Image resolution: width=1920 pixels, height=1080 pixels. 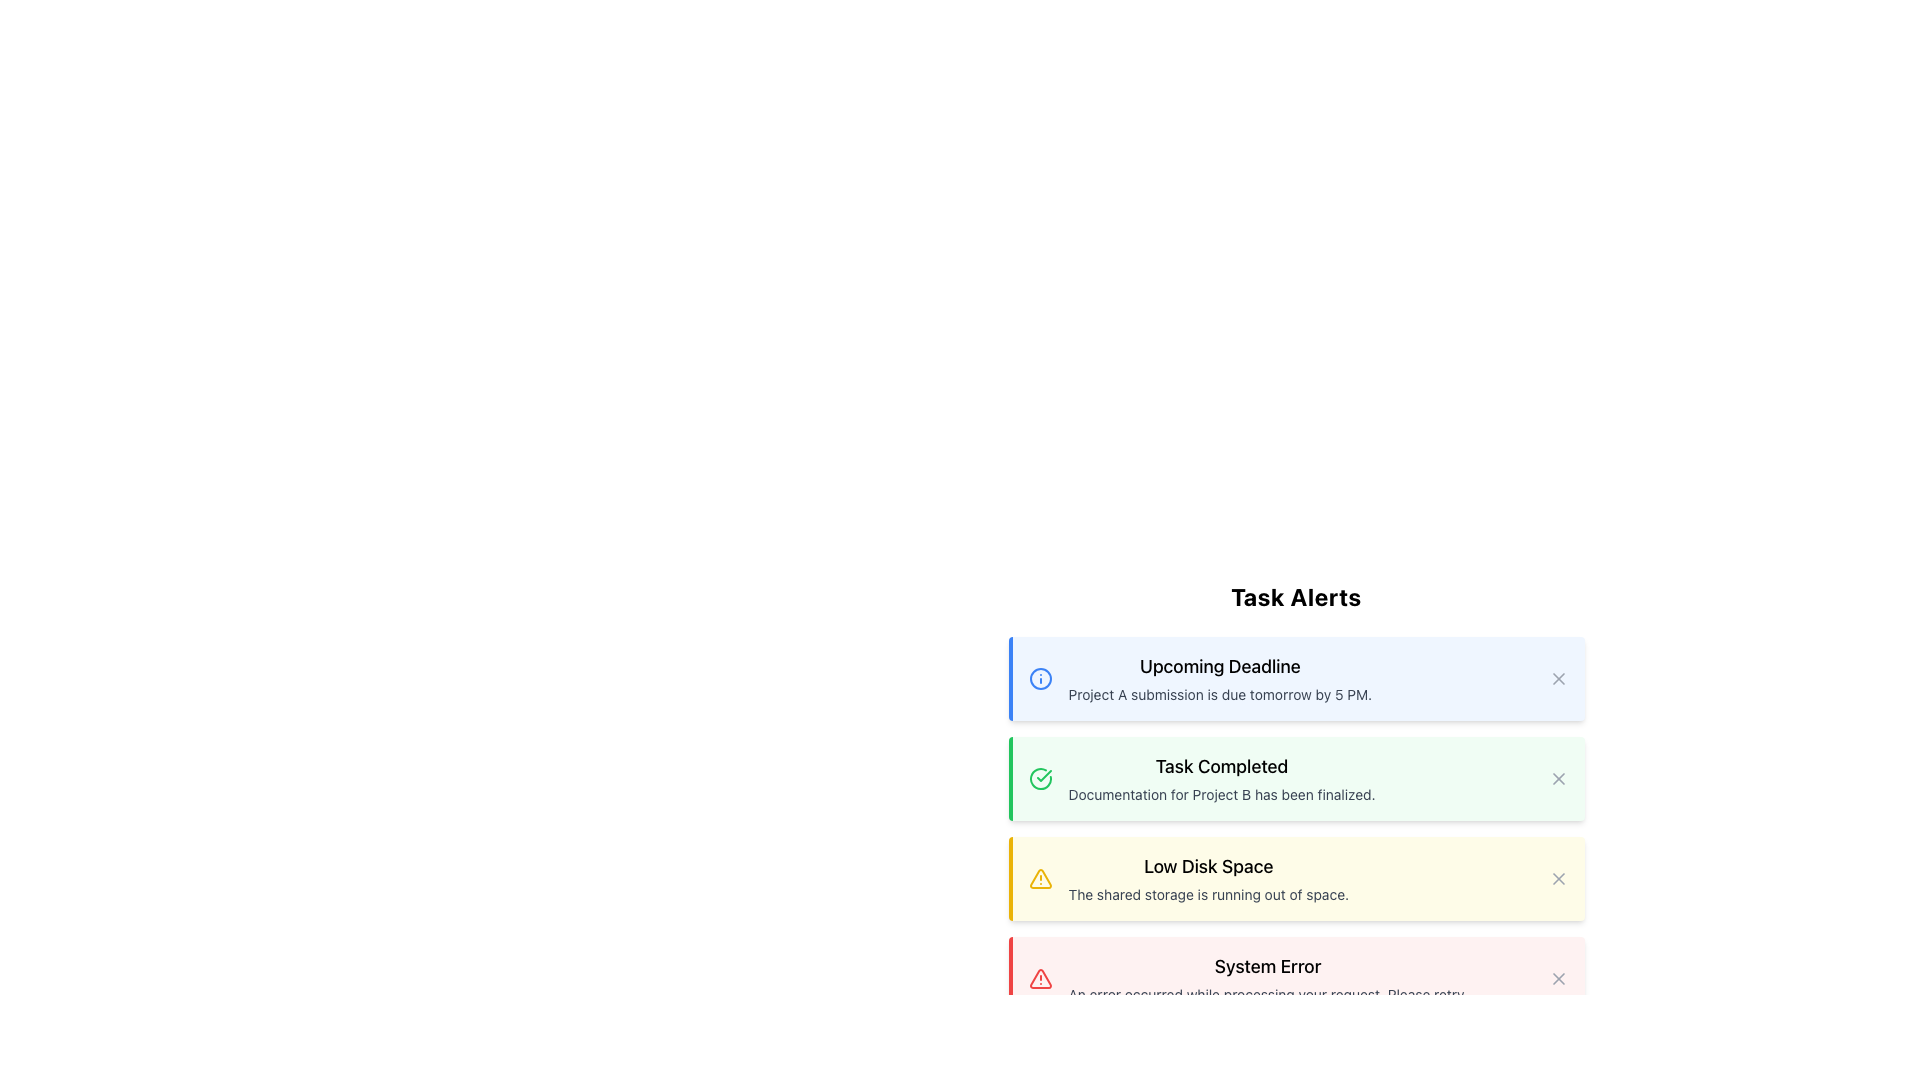 What do you see at coordinates (1040, 677) in the screenshot?
I see `the first icon on the left of the 'Upcoming Deadline' section` at bounding box center [1040, 677].